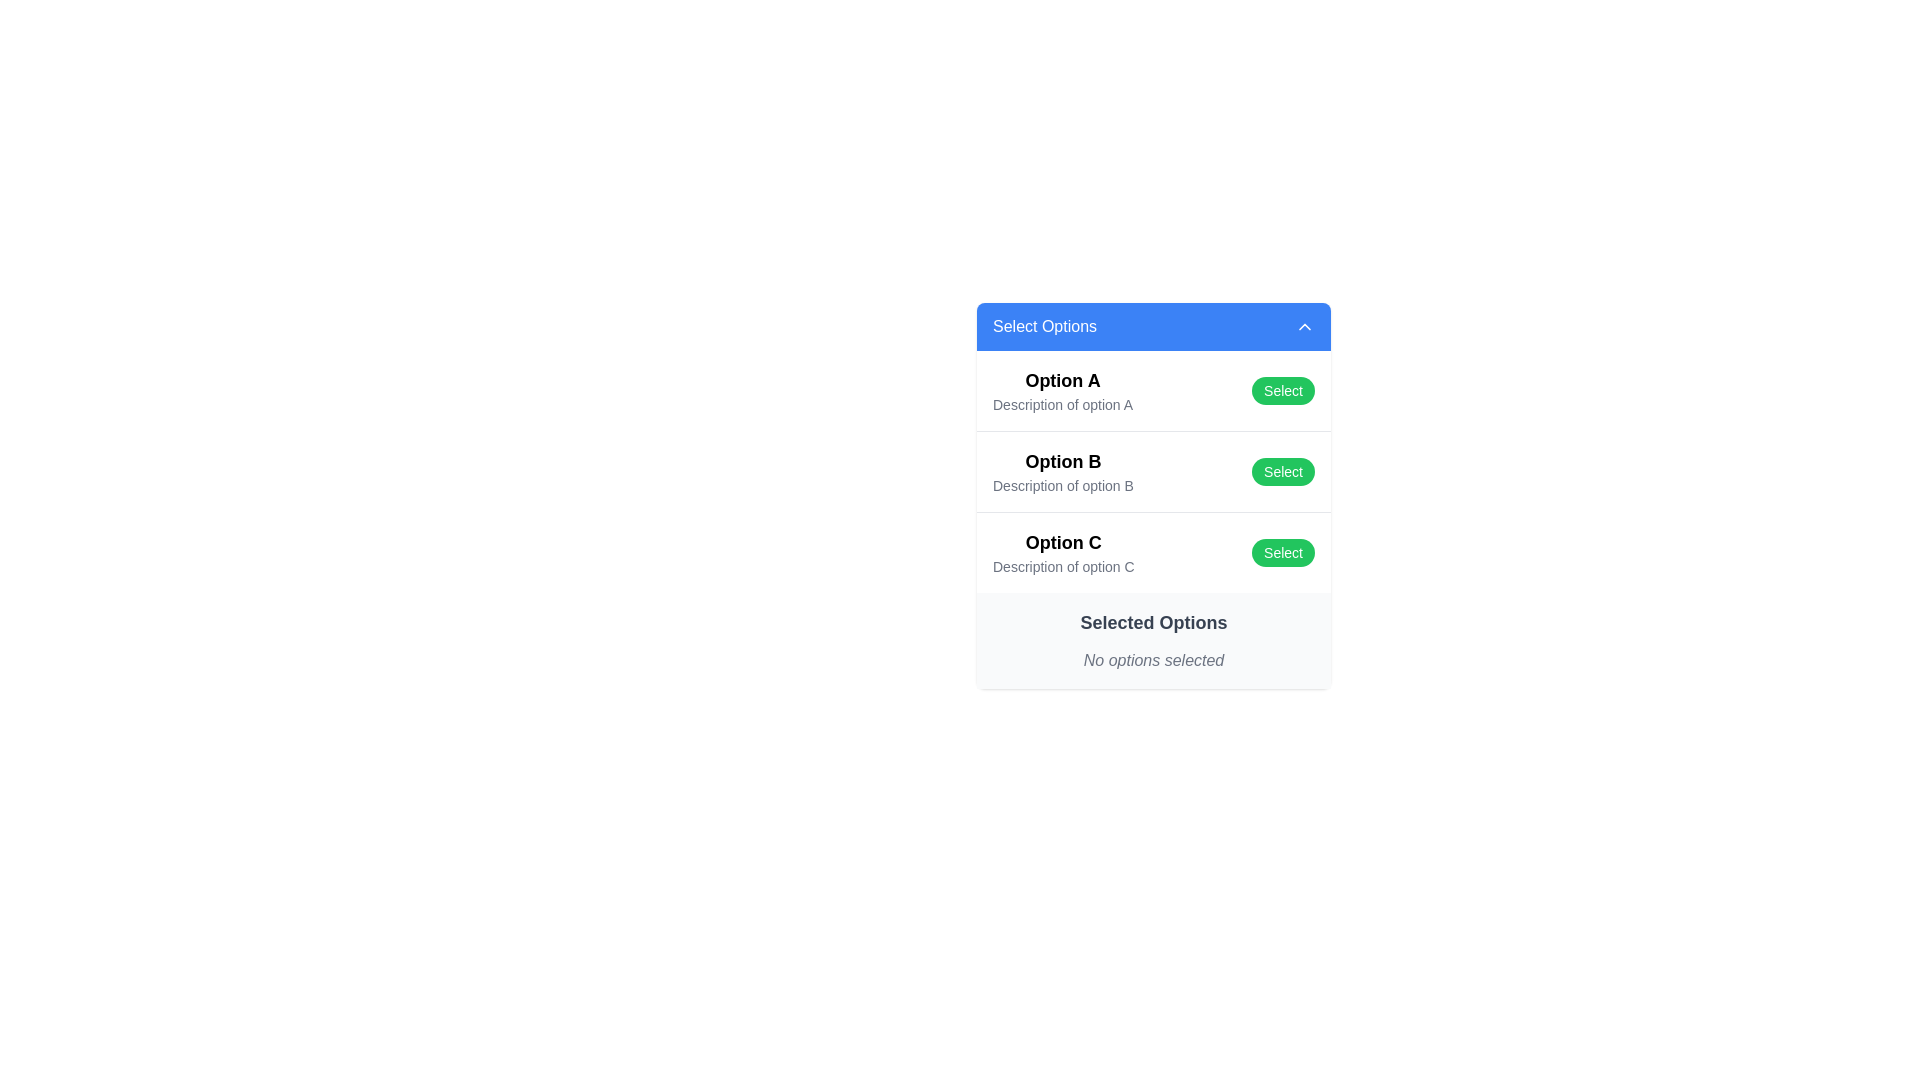  I want to click on the static text label displaying 'Select Options' in white font on a blue background, which is located in the header section aligned to the left, so click(1044, 326).